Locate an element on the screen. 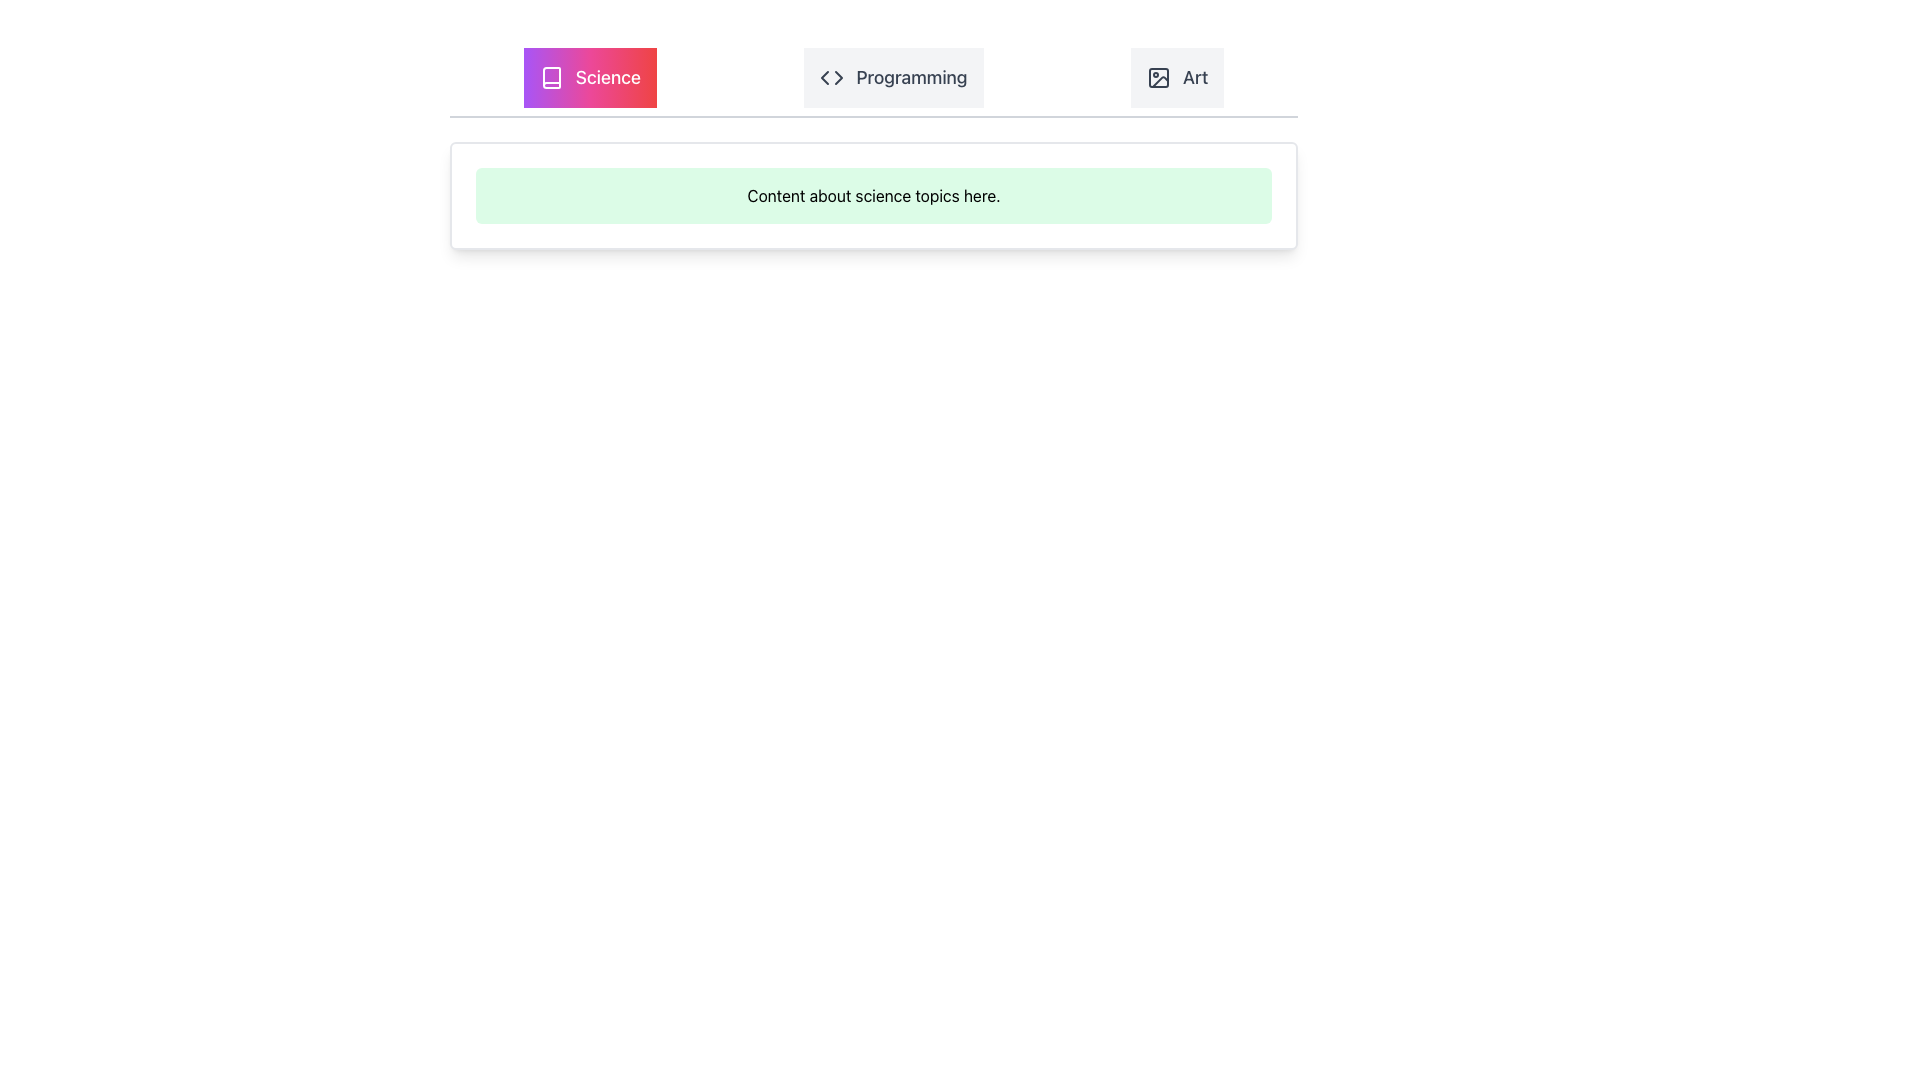 The height and width of the screenshot is (1080, 1920). the Static Text Label reading 'Programming' in the central navigation bar is located at coordinates (911, 76).